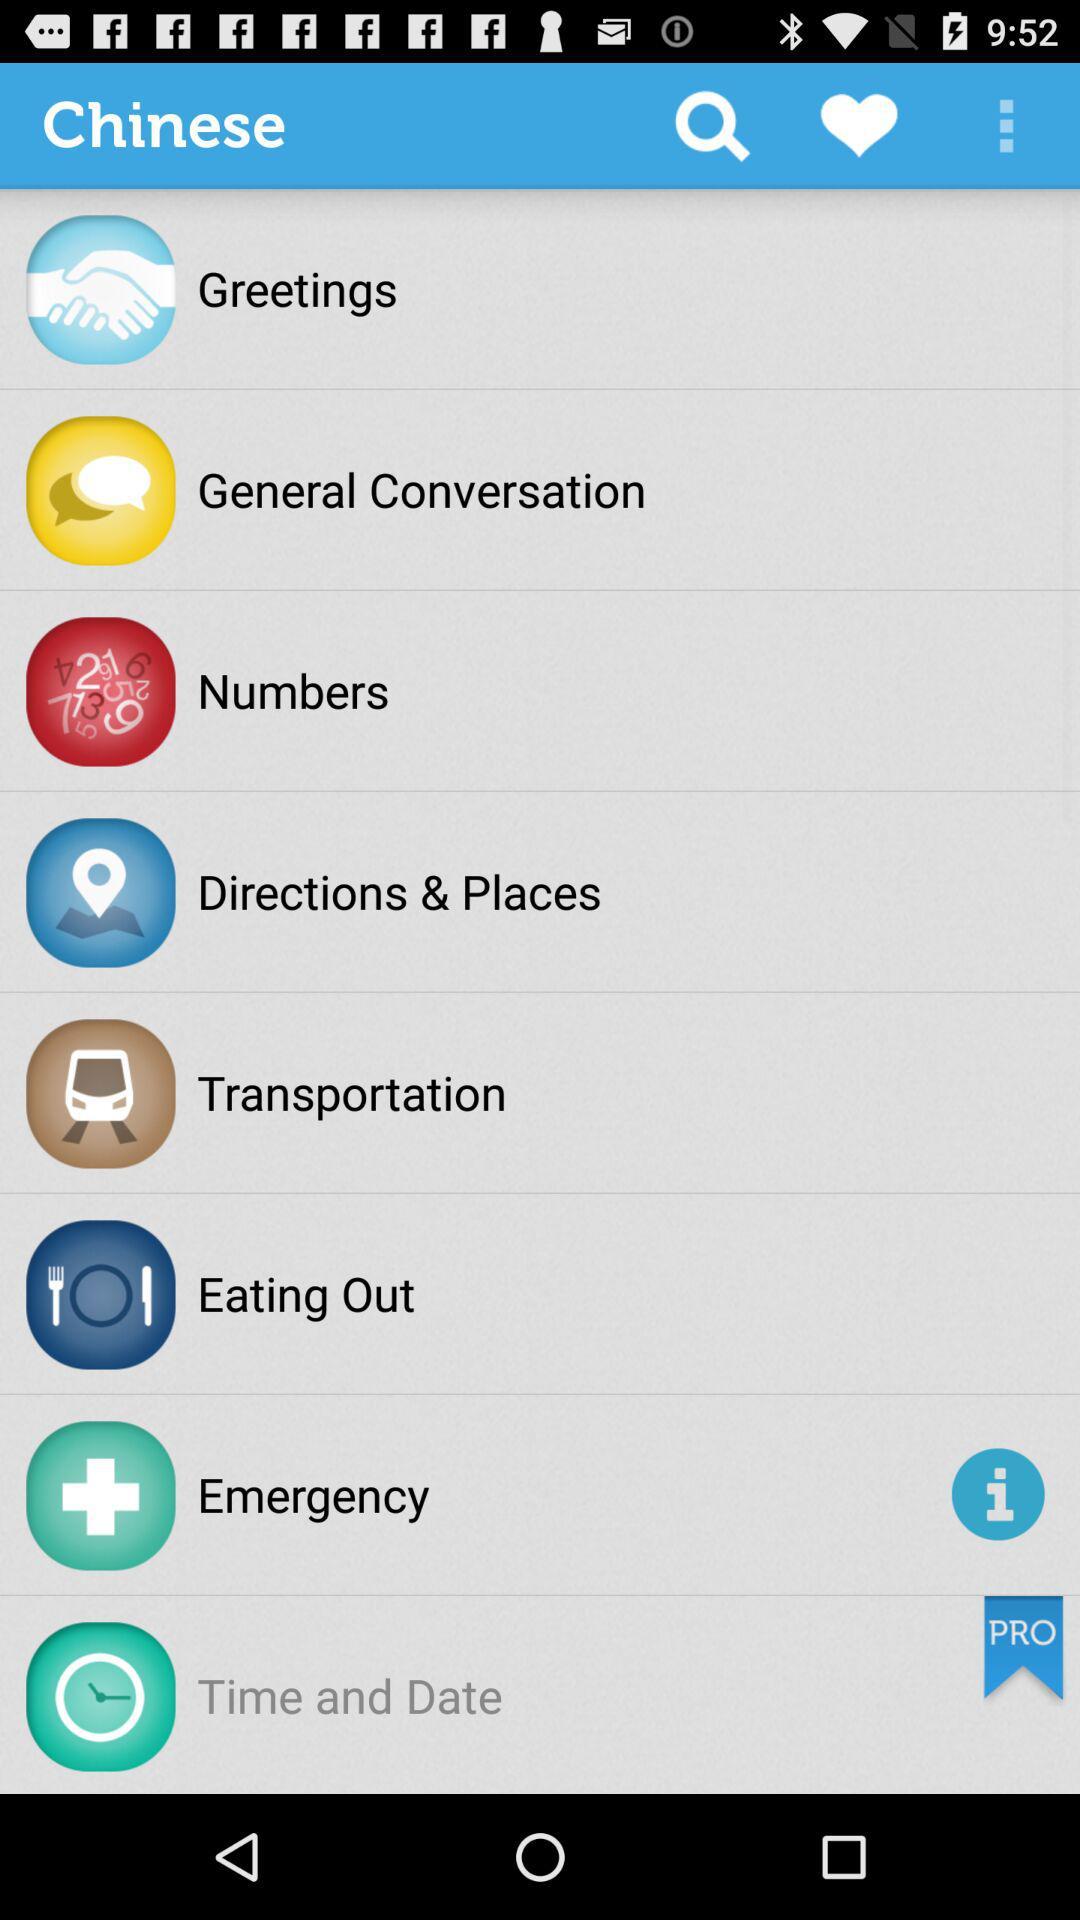 This screenshot has width=1080, height=1920. I want to click on the general conversation item, so click(420, 489).